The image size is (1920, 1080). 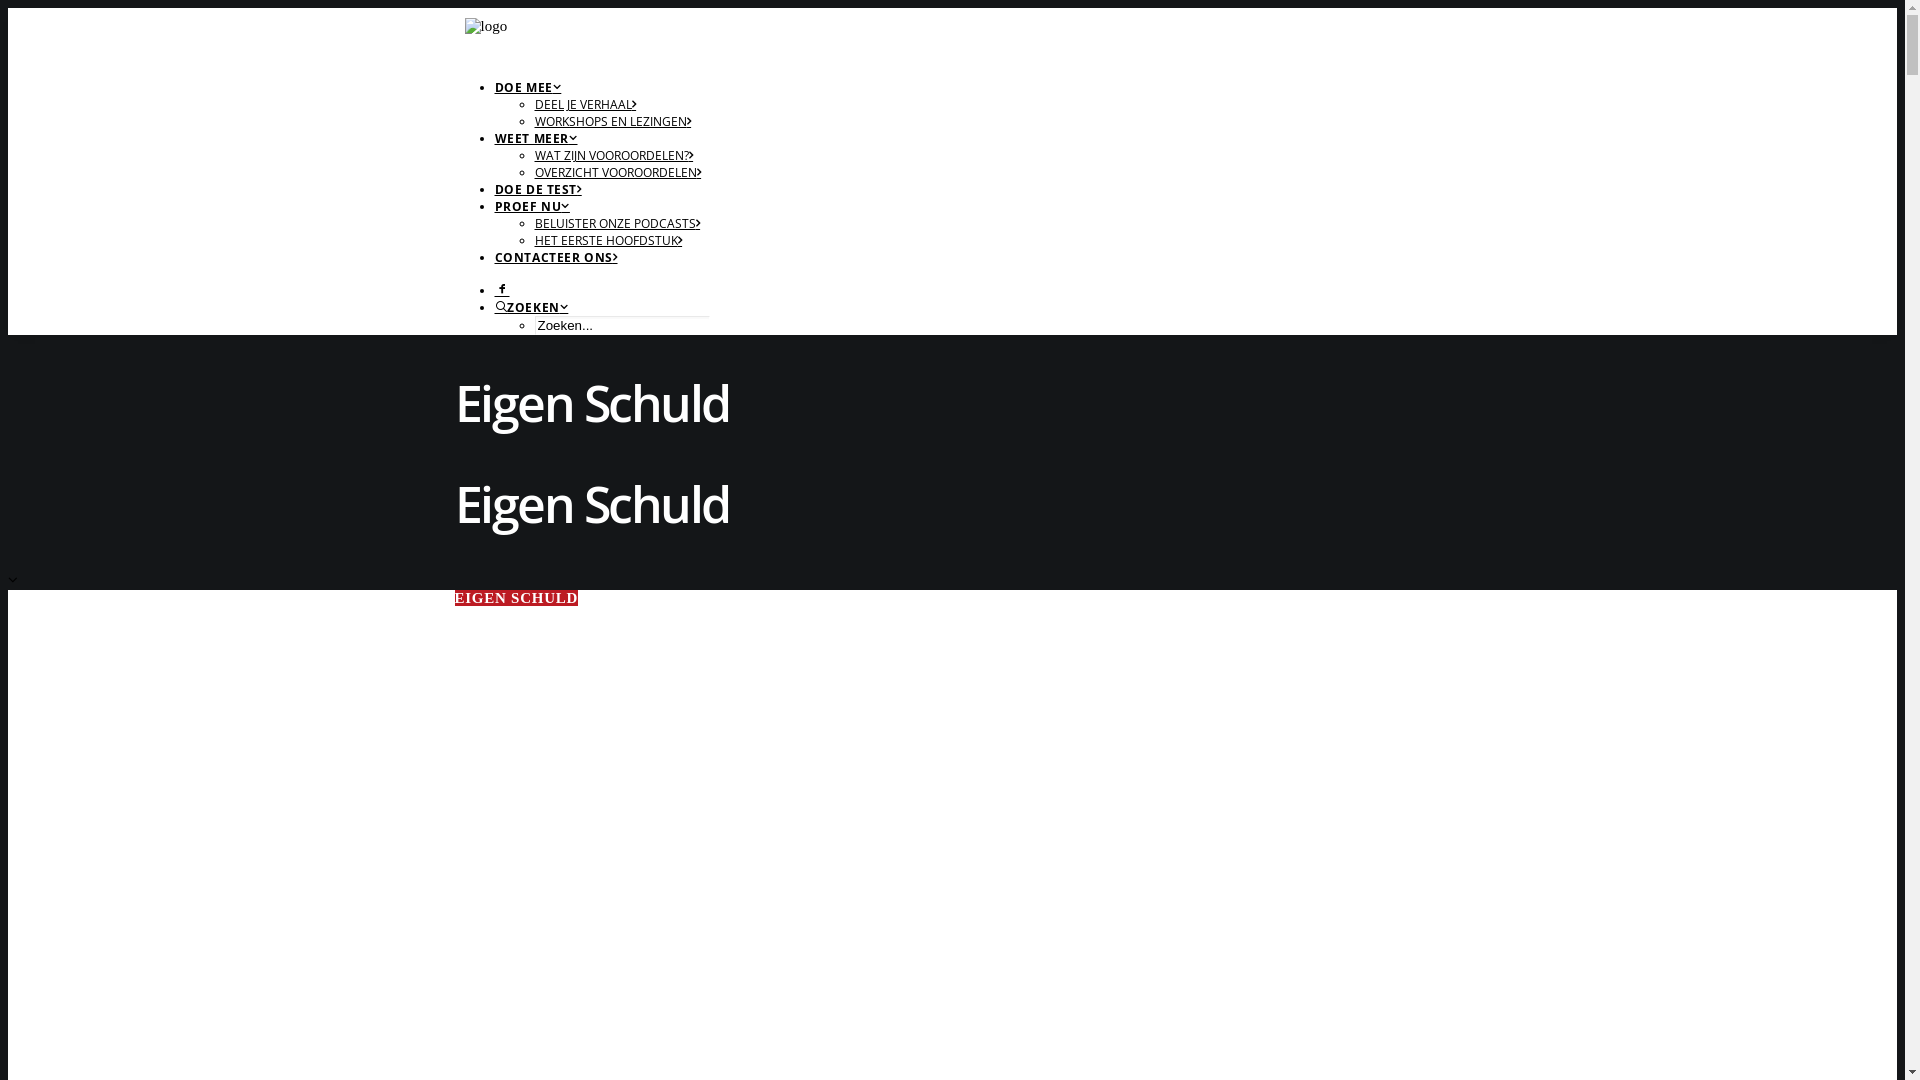 What do you see at coordinates (533, 121) in the screenshot?
I see `'WORKSHOPS EN LEZINGEN'` at bounding box center [533, 121].